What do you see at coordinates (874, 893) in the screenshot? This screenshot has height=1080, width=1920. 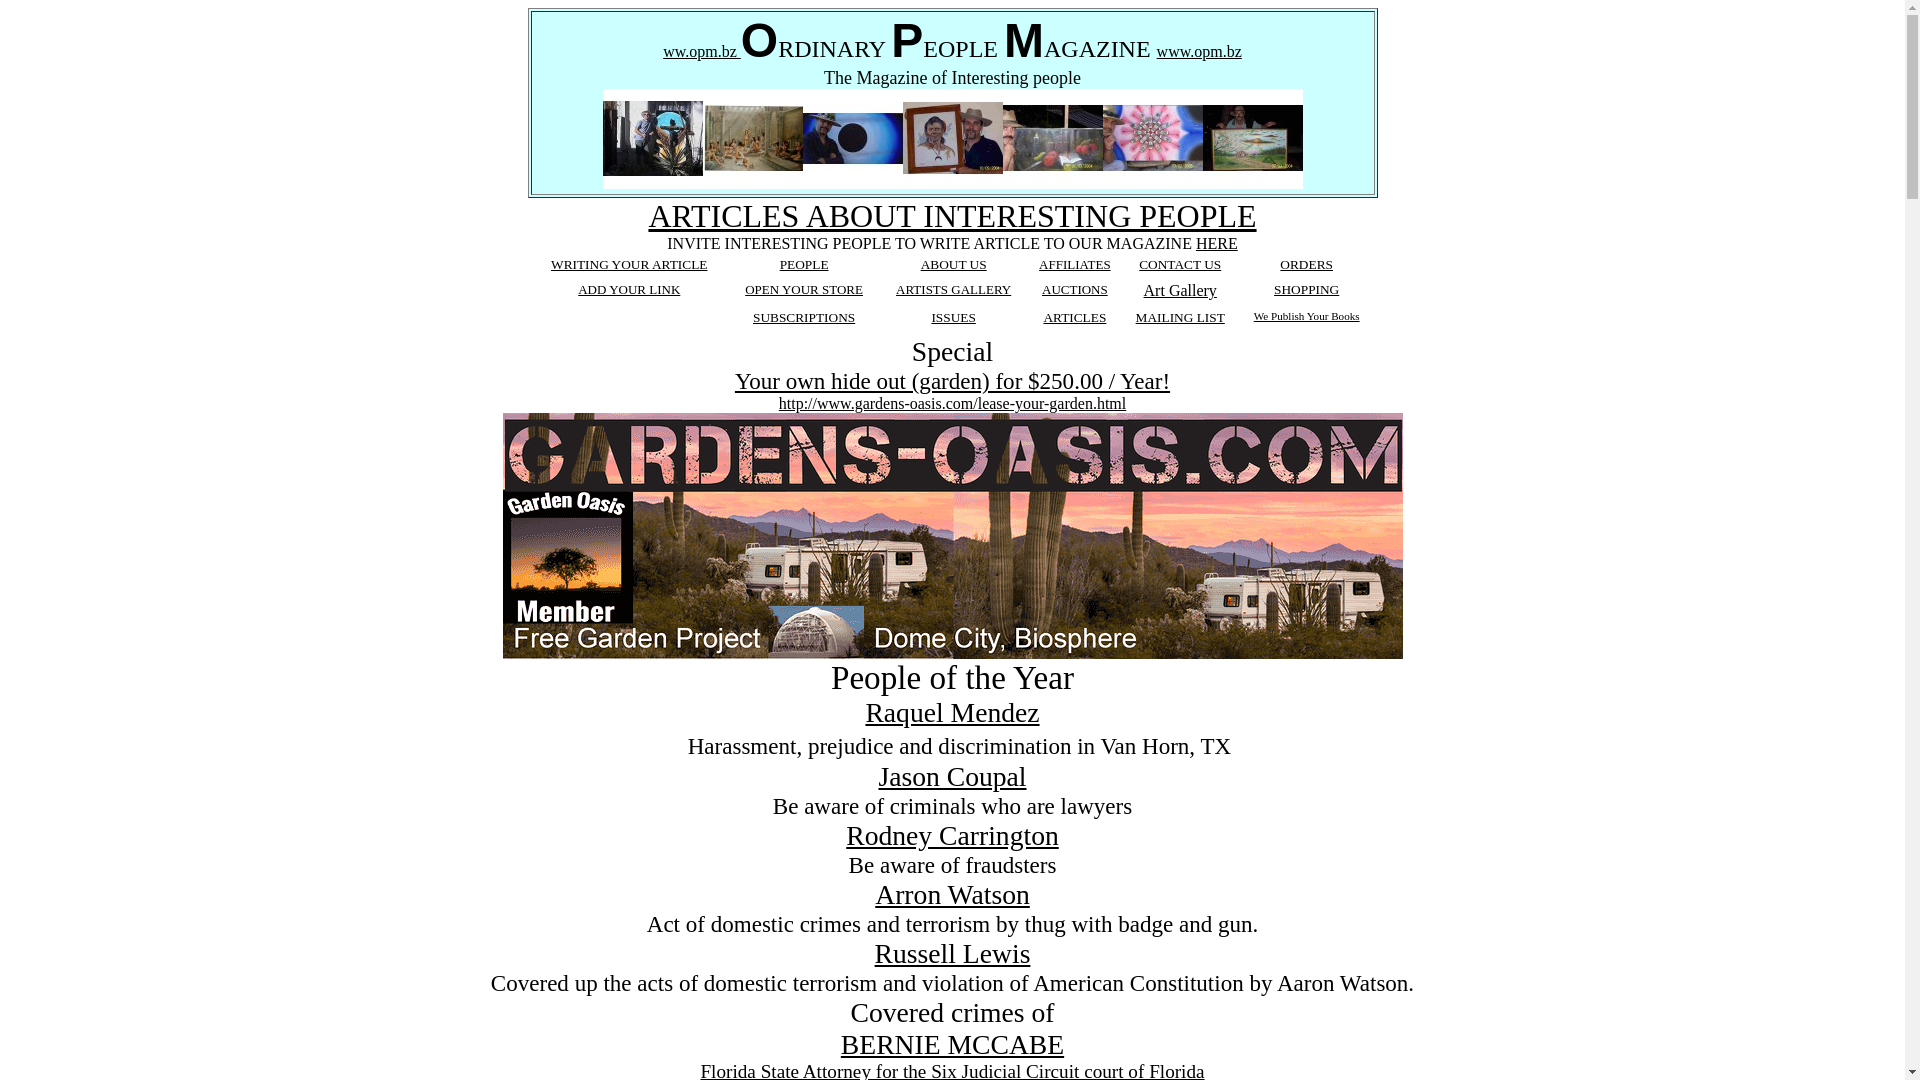 I see `'Arron Watson'` at bounding box center [874, 893].